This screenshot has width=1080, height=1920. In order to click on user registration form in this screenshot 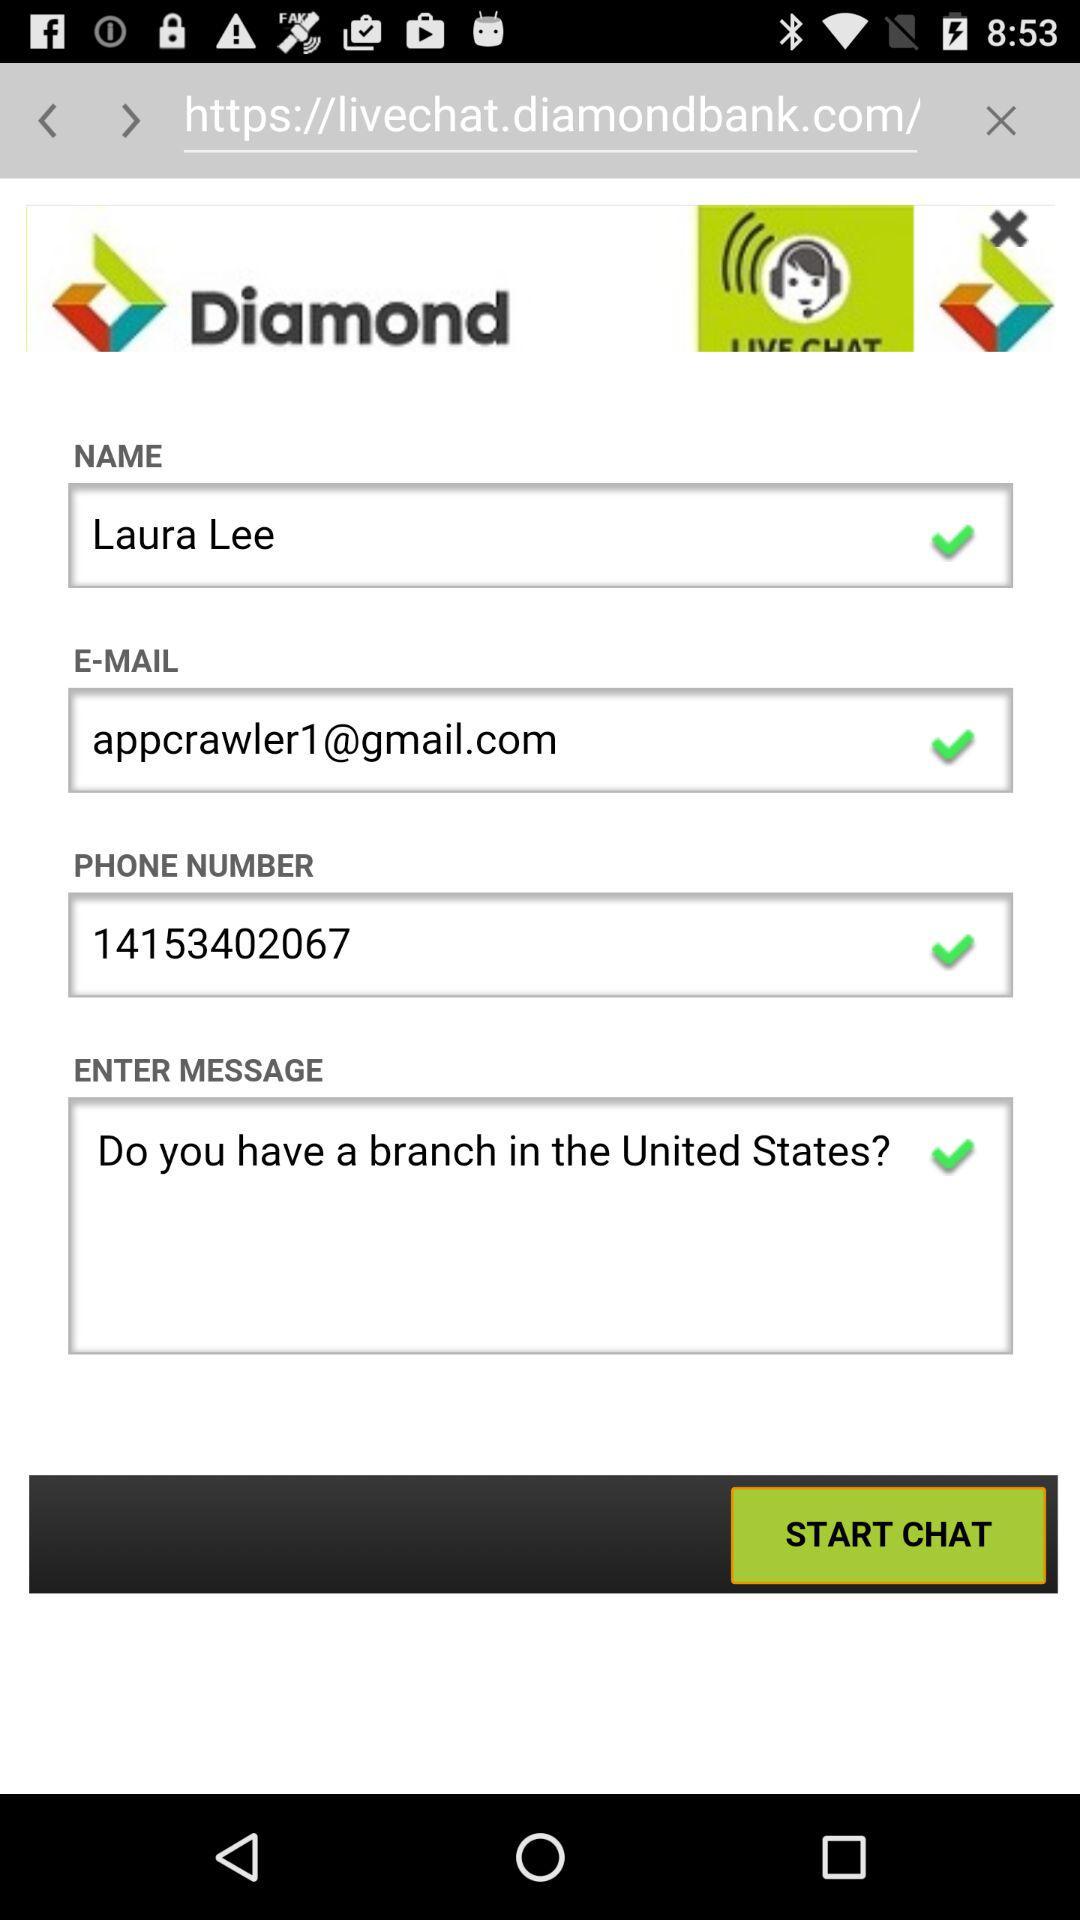, I will do `click(540, 986)`.